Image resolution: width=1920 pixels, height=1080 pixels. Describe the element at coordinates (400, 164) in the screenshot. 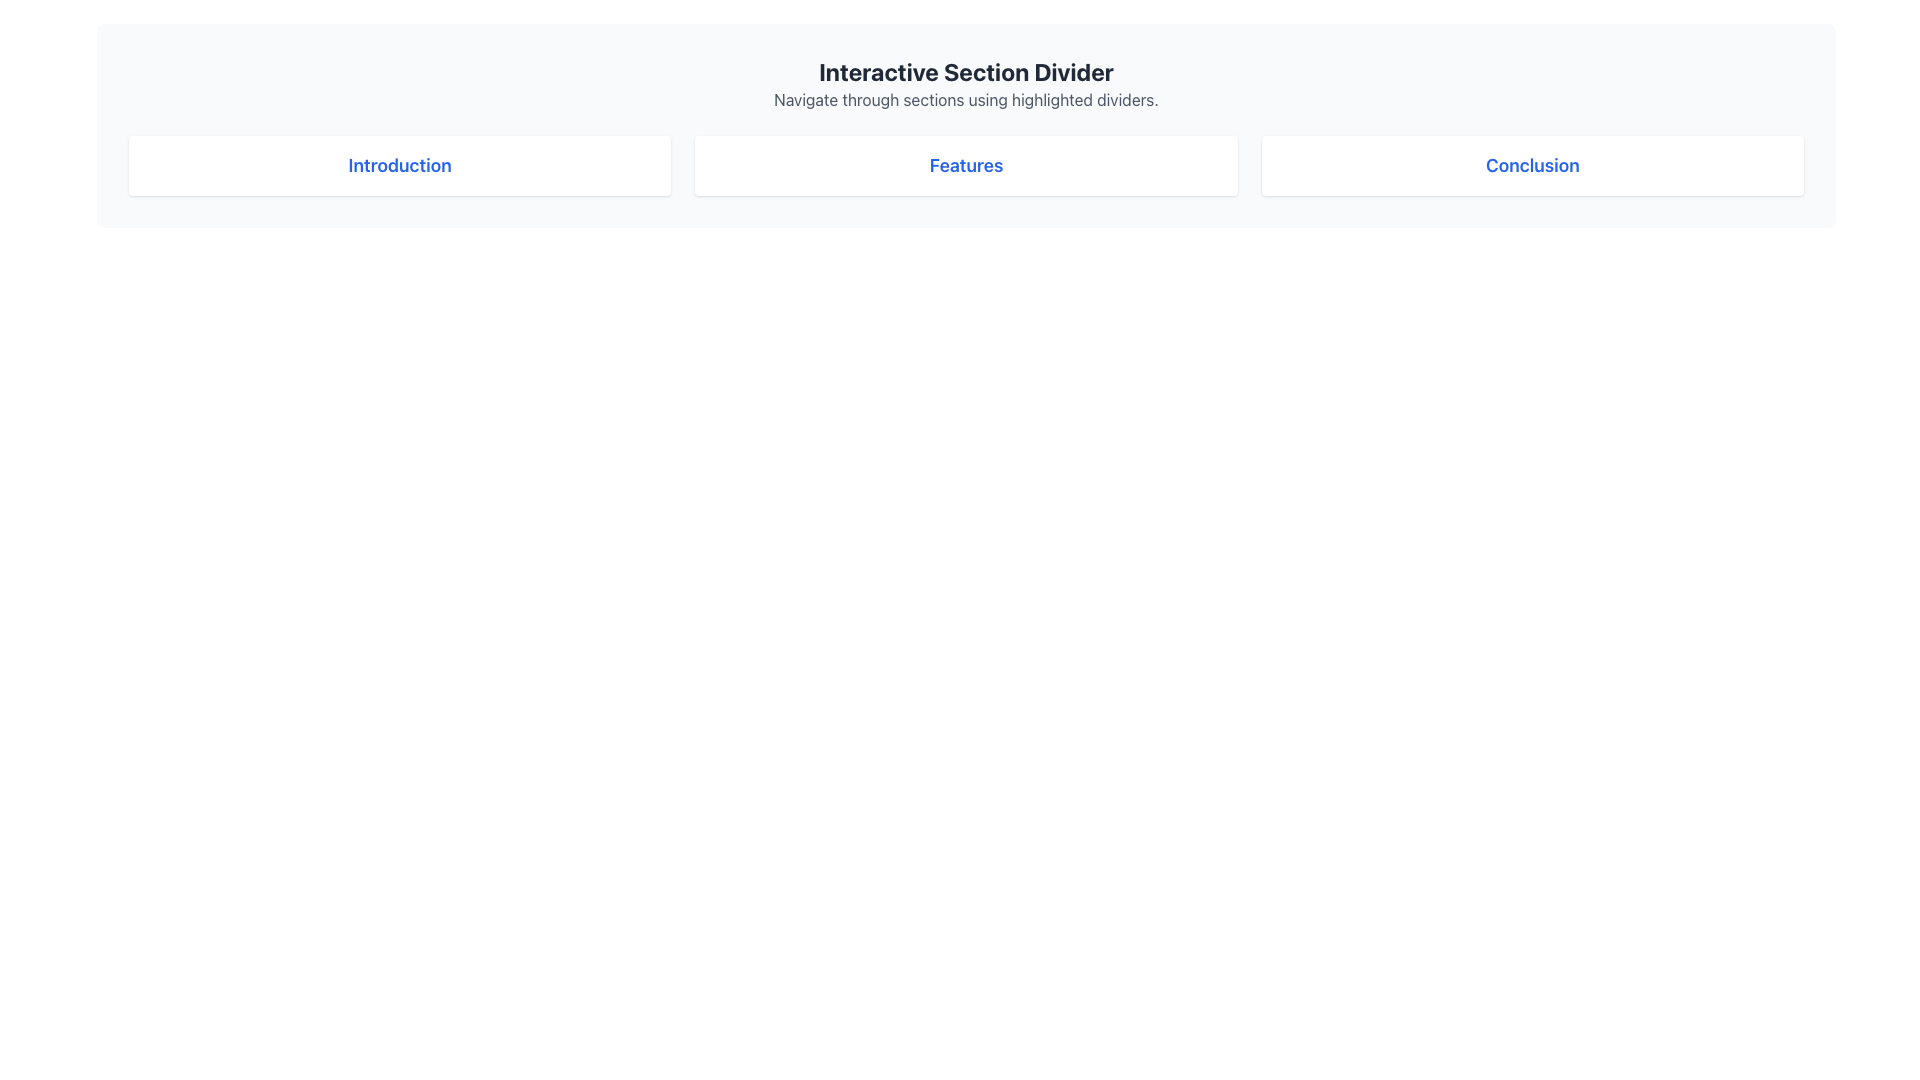

I see `text content of the 'Introduction' text label, which serves as an identifier for the corresponding section of the interface` at that location.